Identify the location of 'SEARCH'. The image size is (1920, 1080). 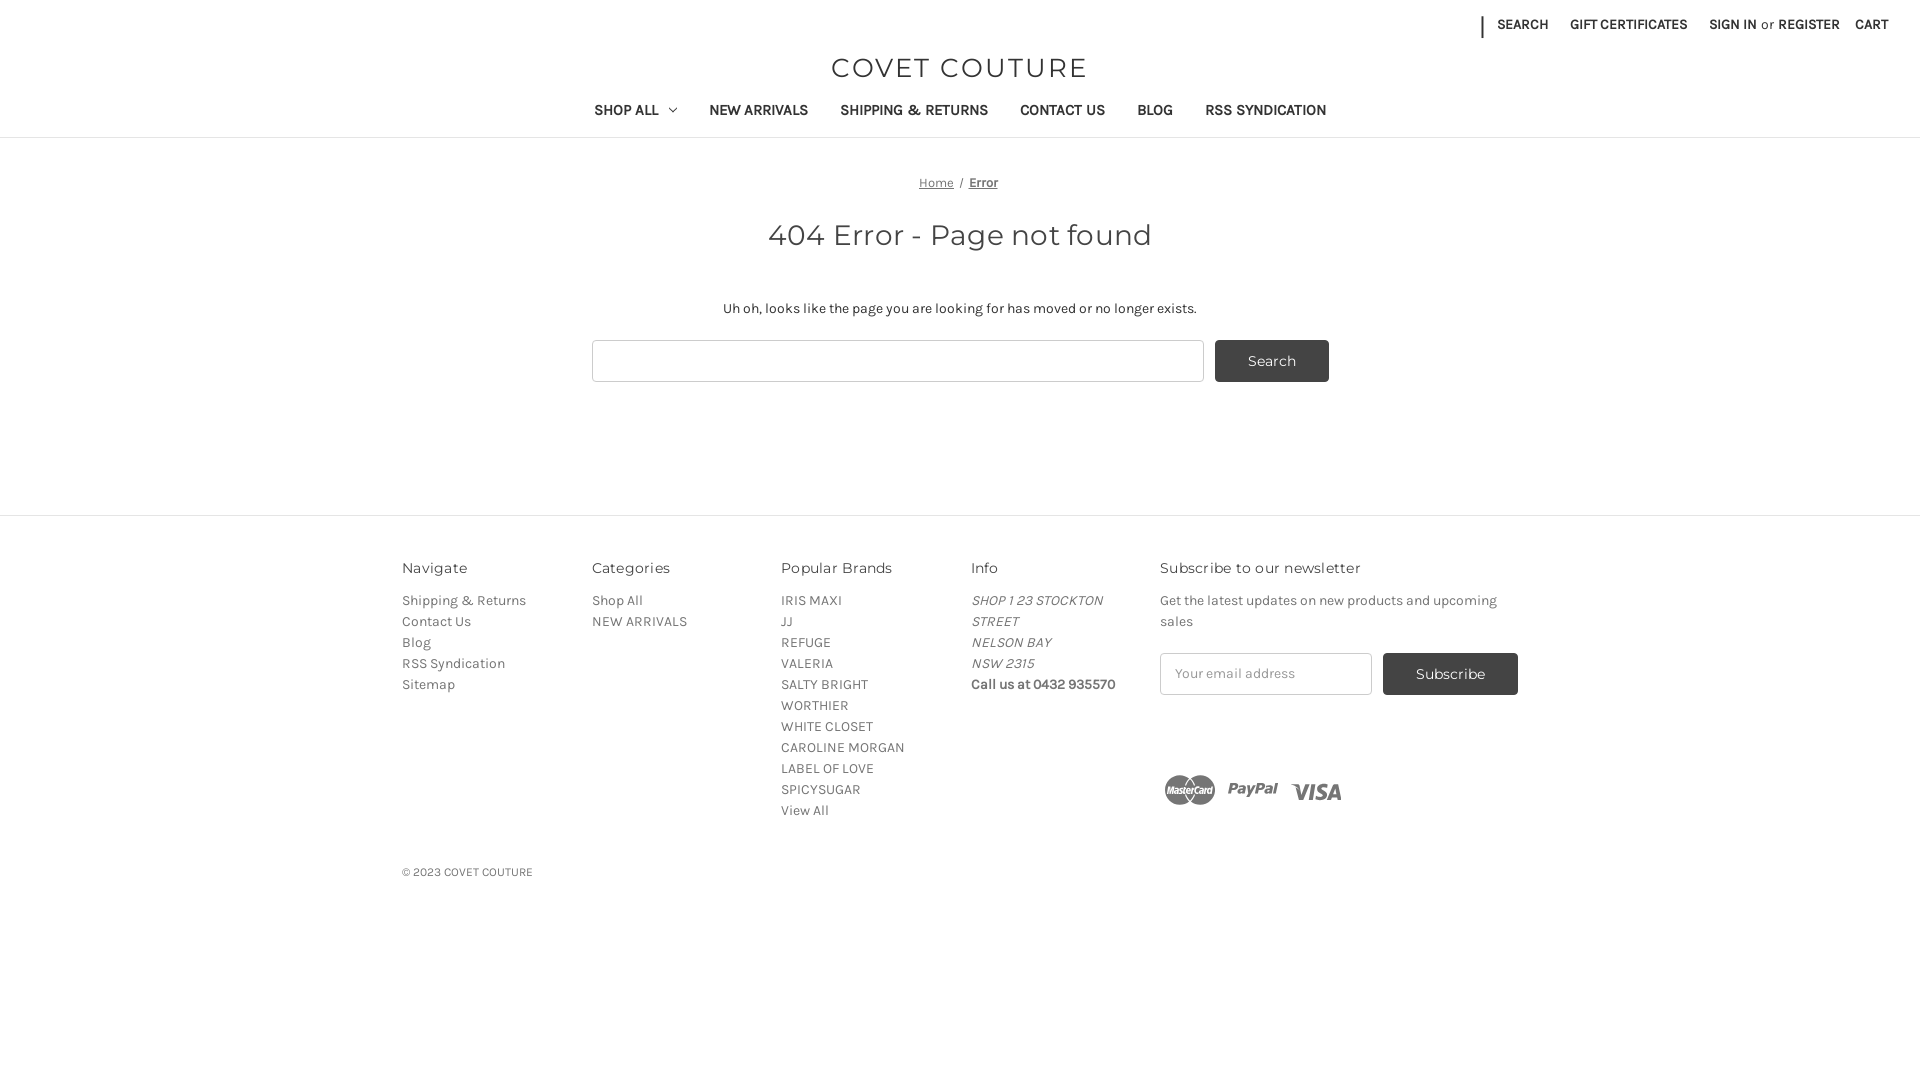
(1521, 24).